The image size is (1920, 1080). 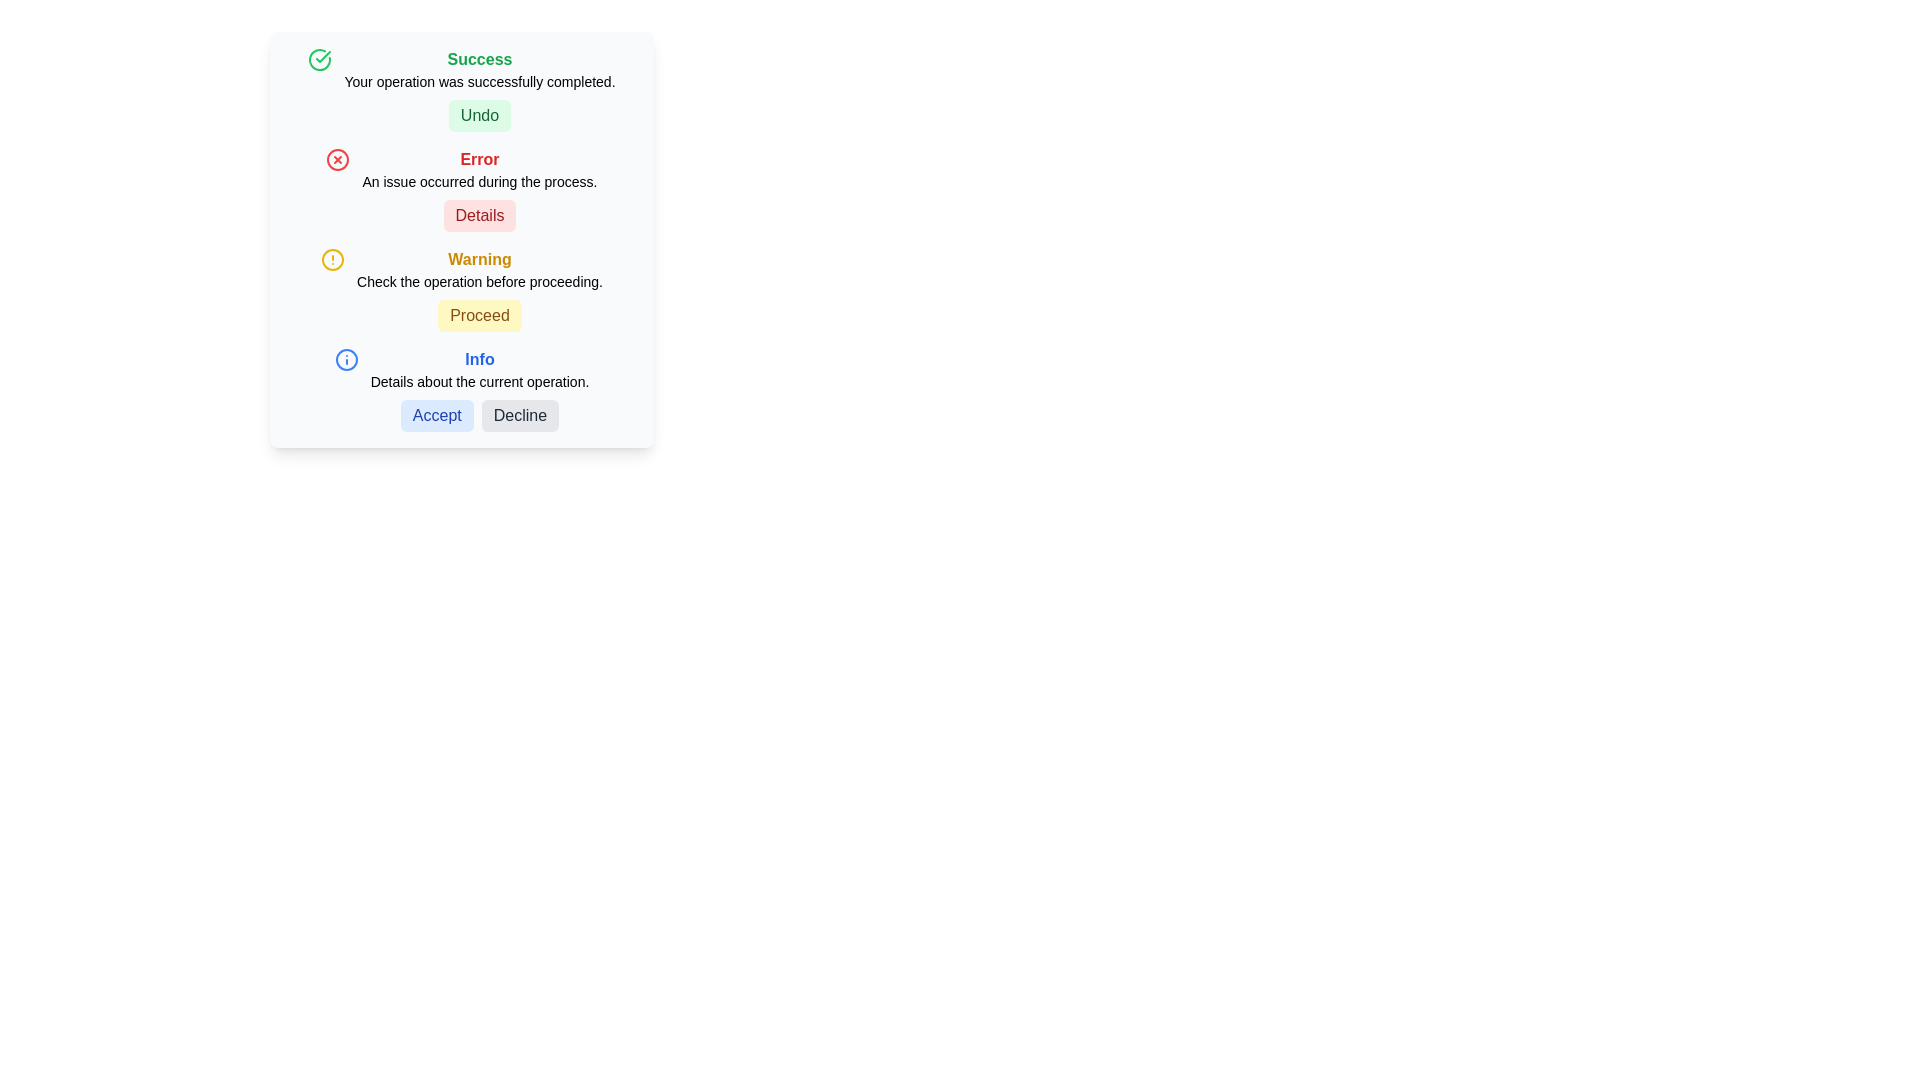 I want to click on the circular SVG element that visually represents an error state, which is located to the left of the 'Error' text, so click(x=338, y=158).